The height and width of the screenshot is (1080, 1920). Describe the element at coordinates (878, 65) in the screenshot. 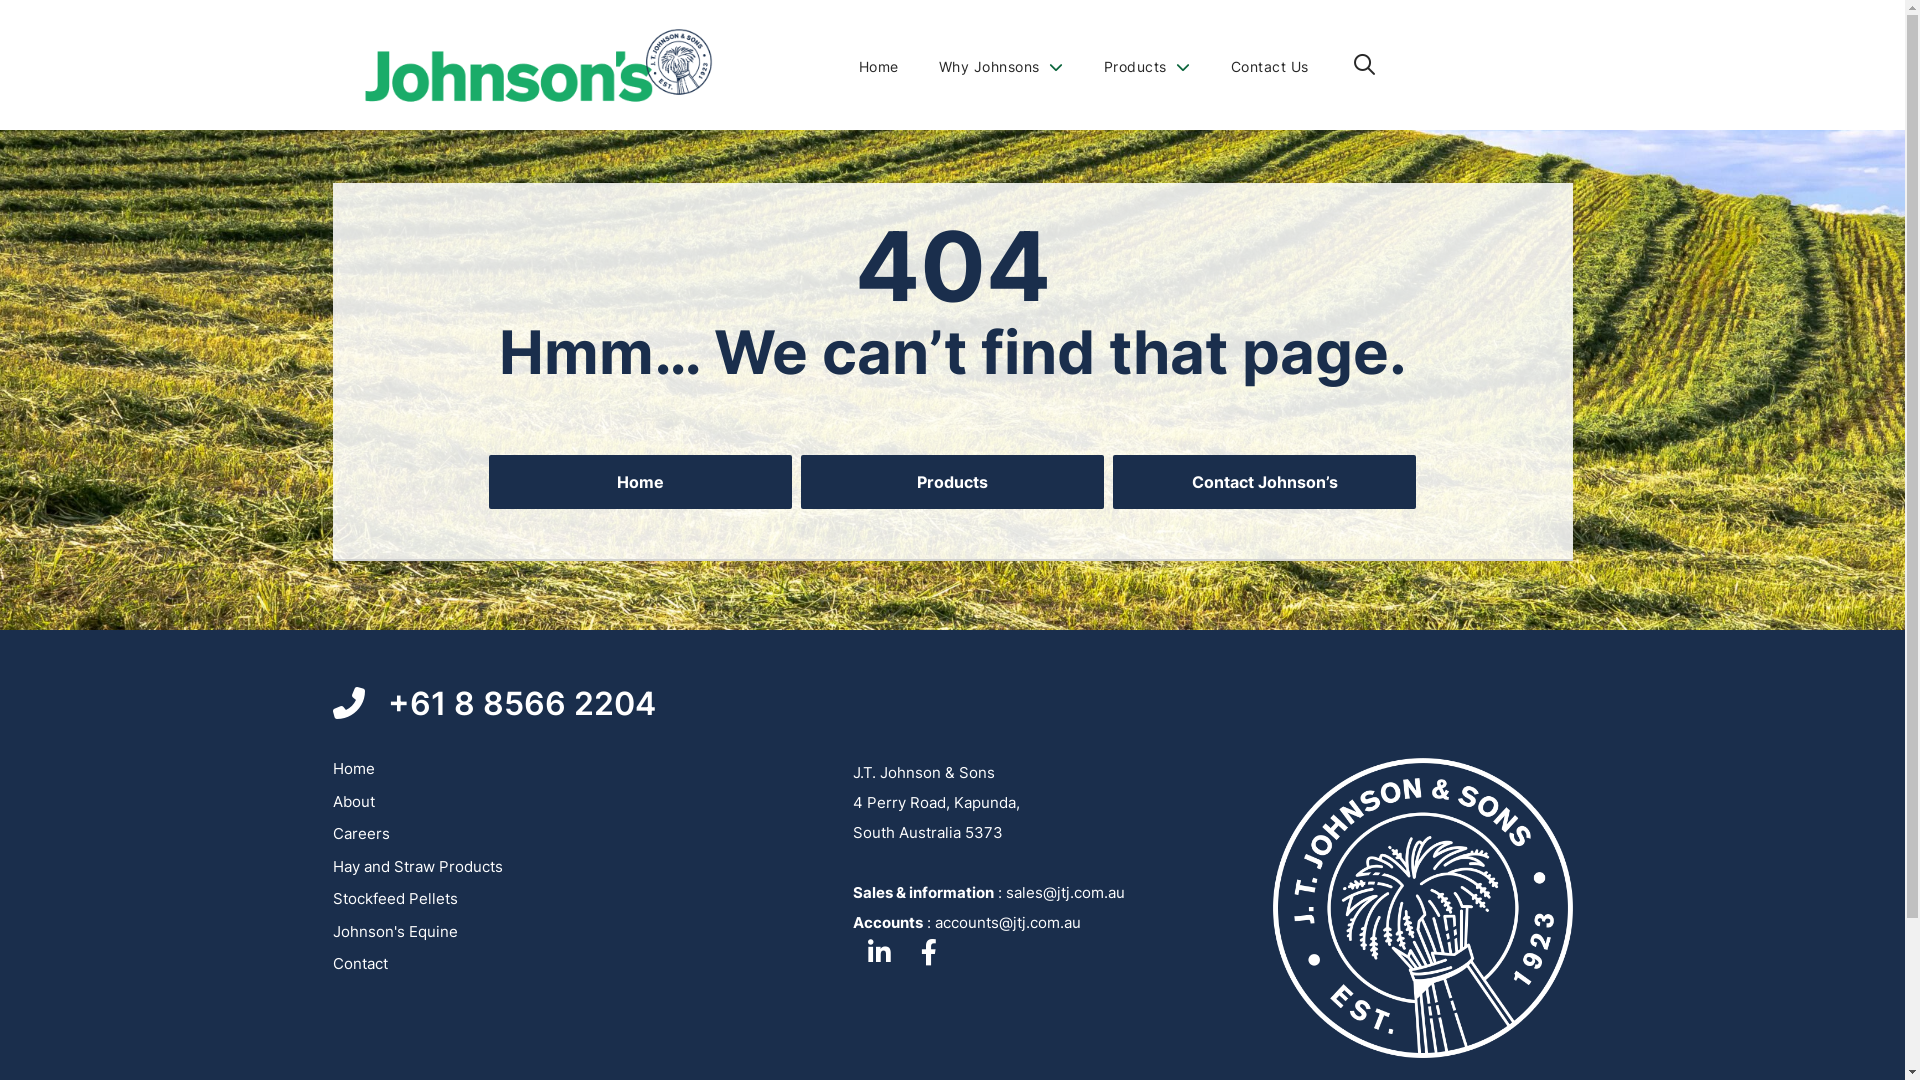

I see `'Home'` at that location.